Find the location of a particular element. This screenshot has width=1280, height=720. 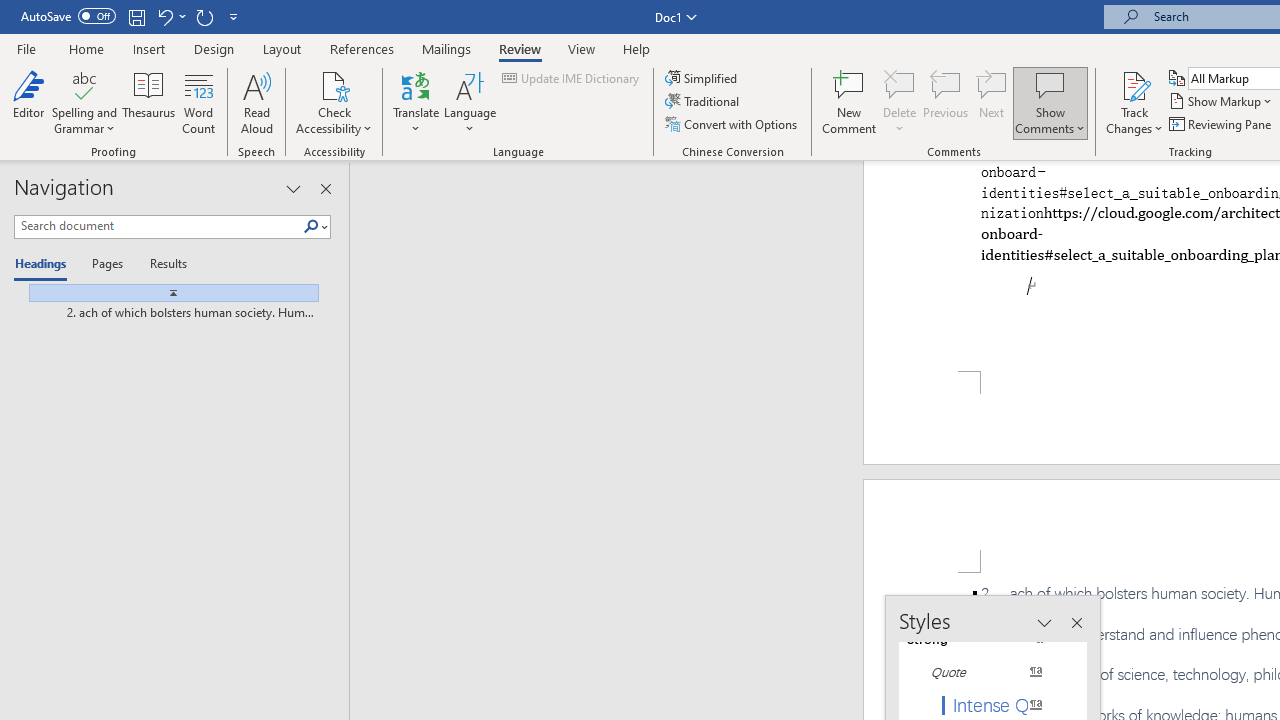

'Update IME Dictionary...' is located at coordinates (571, 77).